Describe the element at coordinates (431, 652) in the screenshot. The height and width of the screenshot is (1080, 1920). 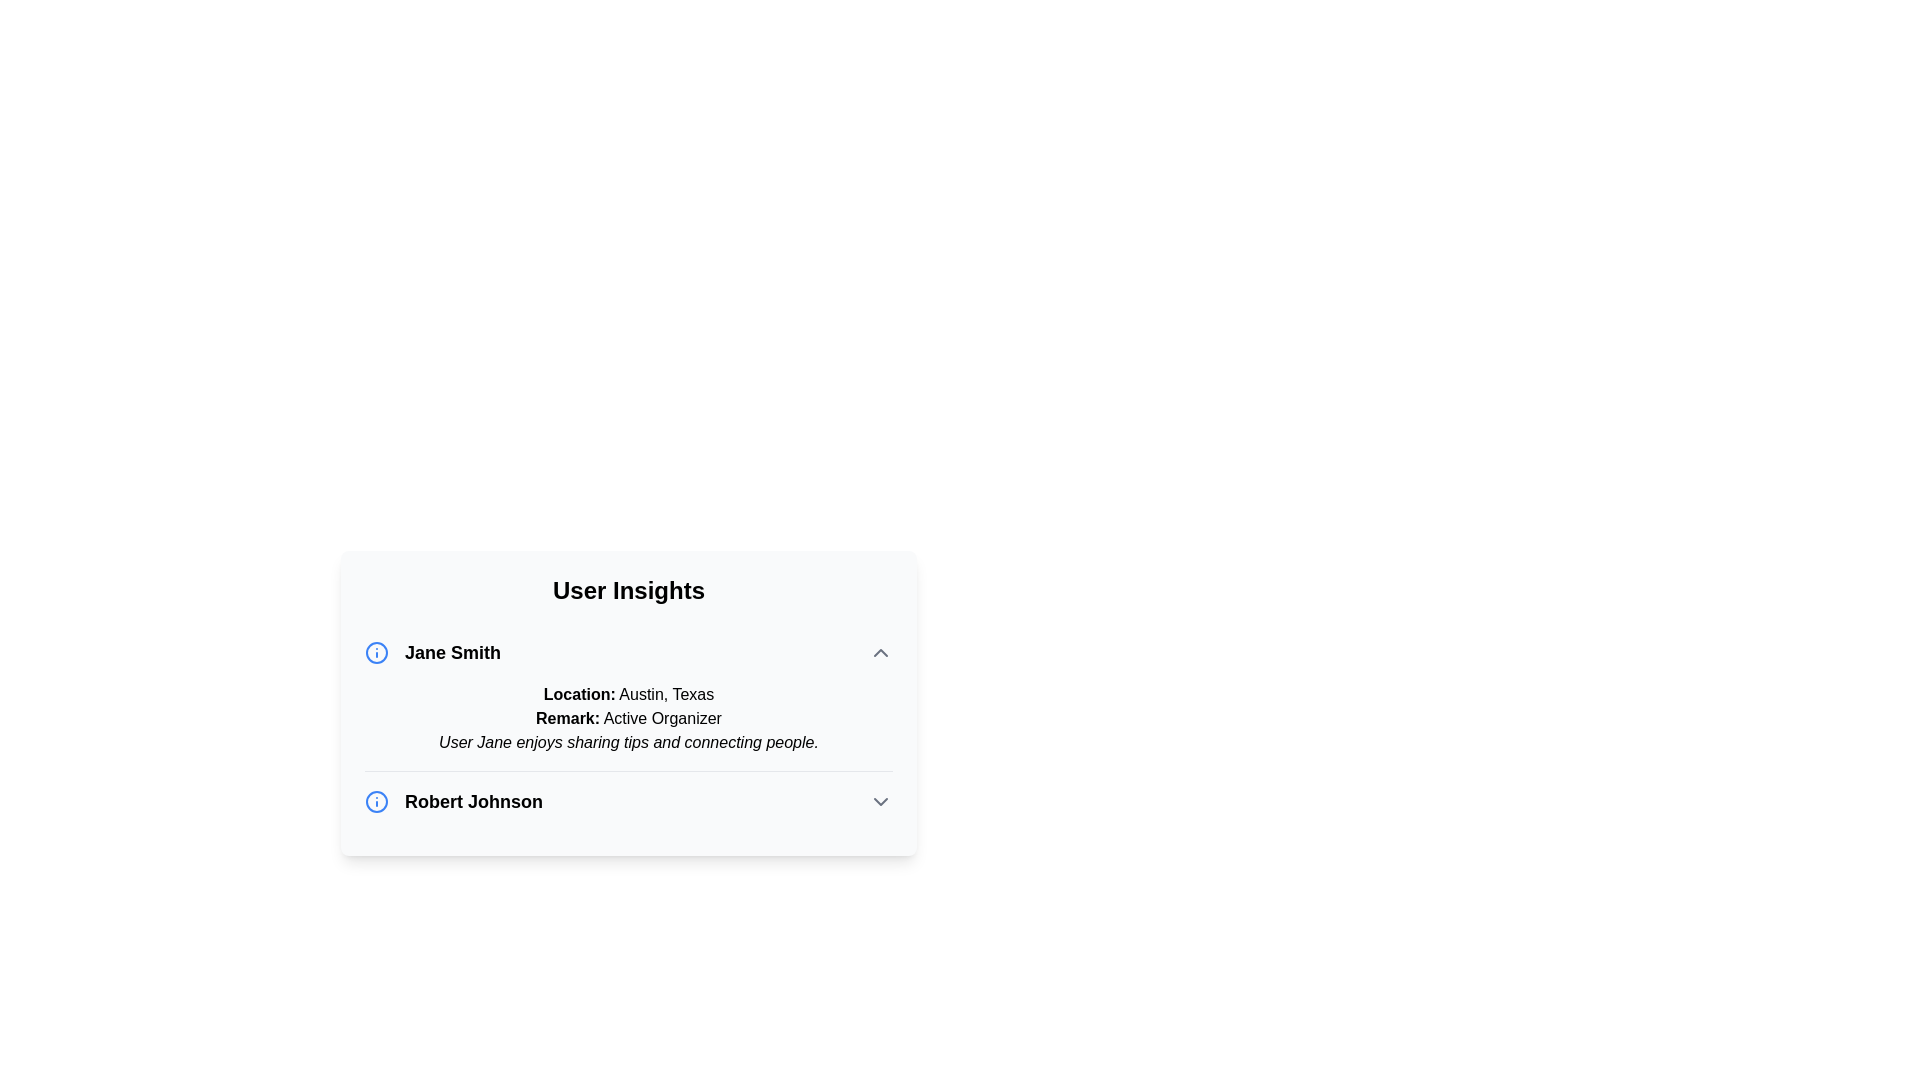
I see `the text label representing the user's name in the 'User Insights' section` at that location.